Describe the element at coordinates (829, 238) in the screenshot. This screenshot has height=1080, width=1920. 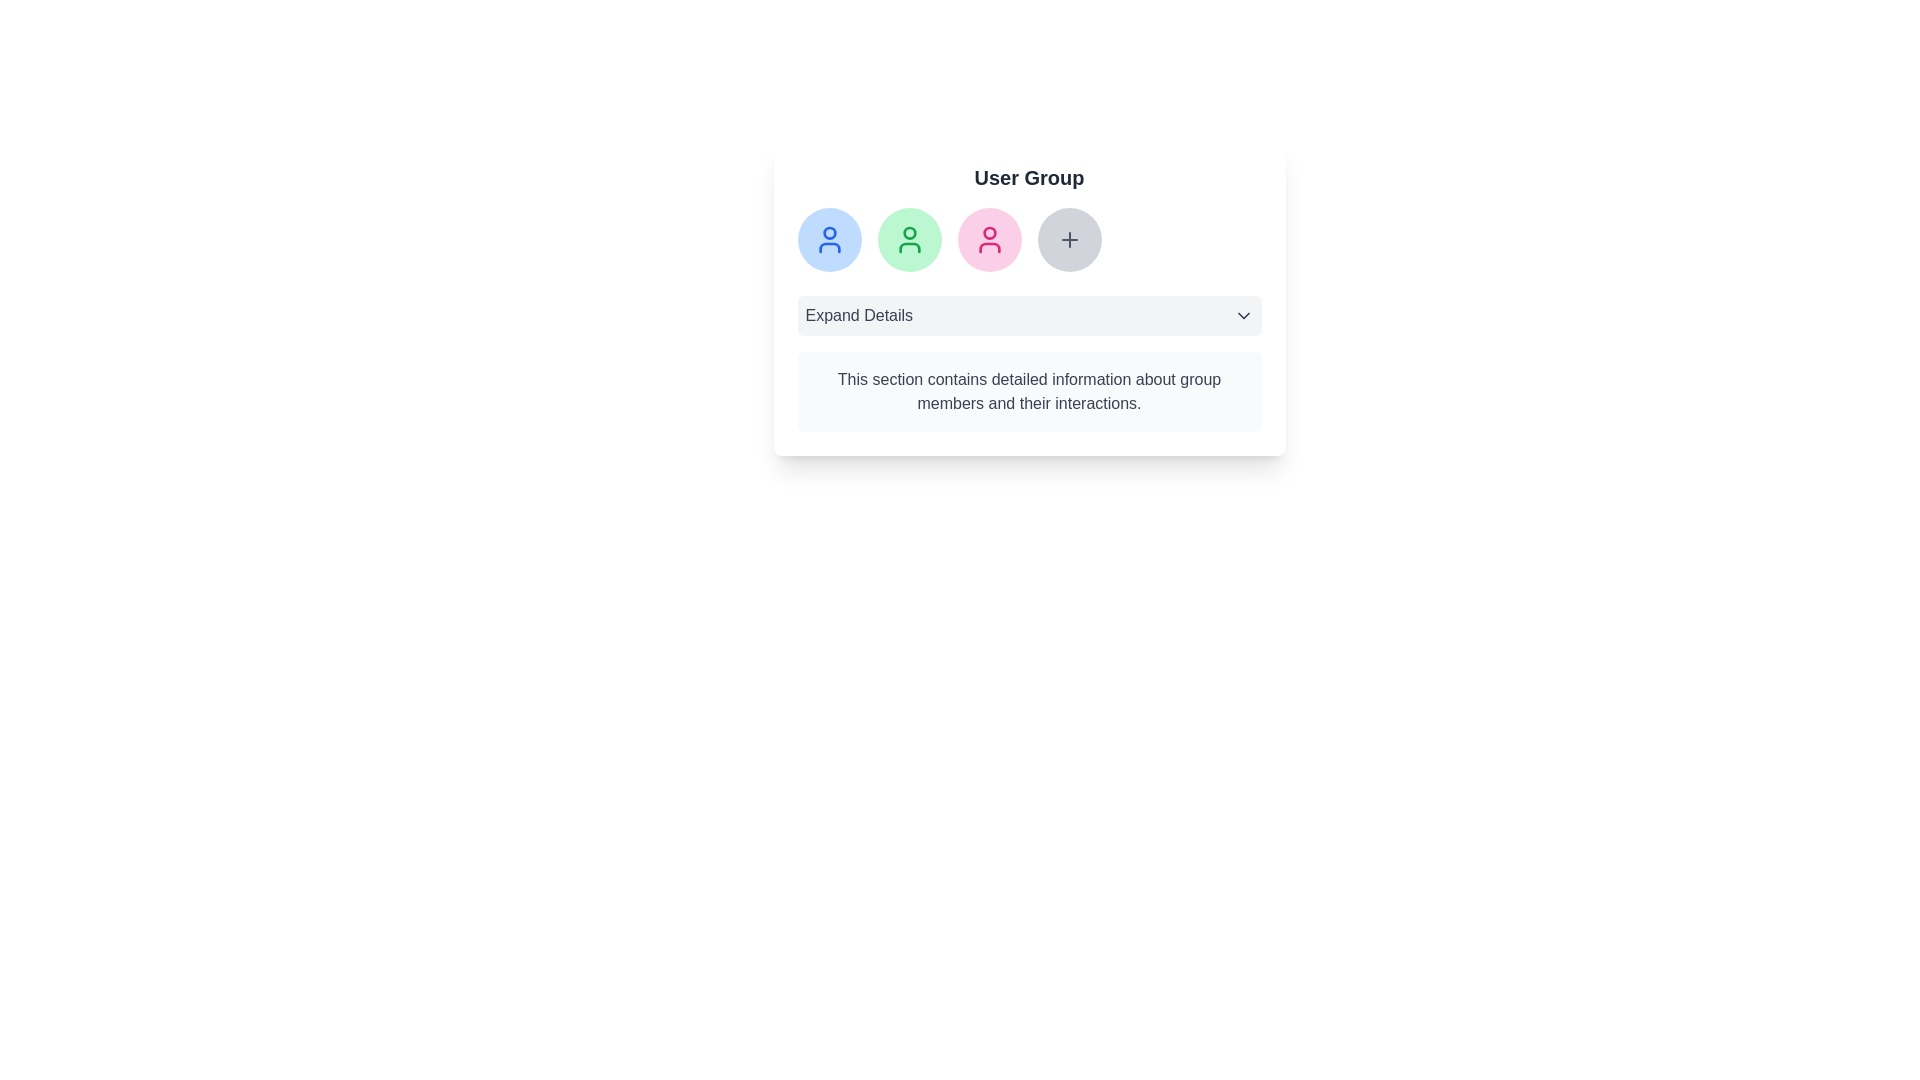
I see `the user identification icon, which is represented as a circular button on a light blue background at the top left of the 'User Group' card` at that location.